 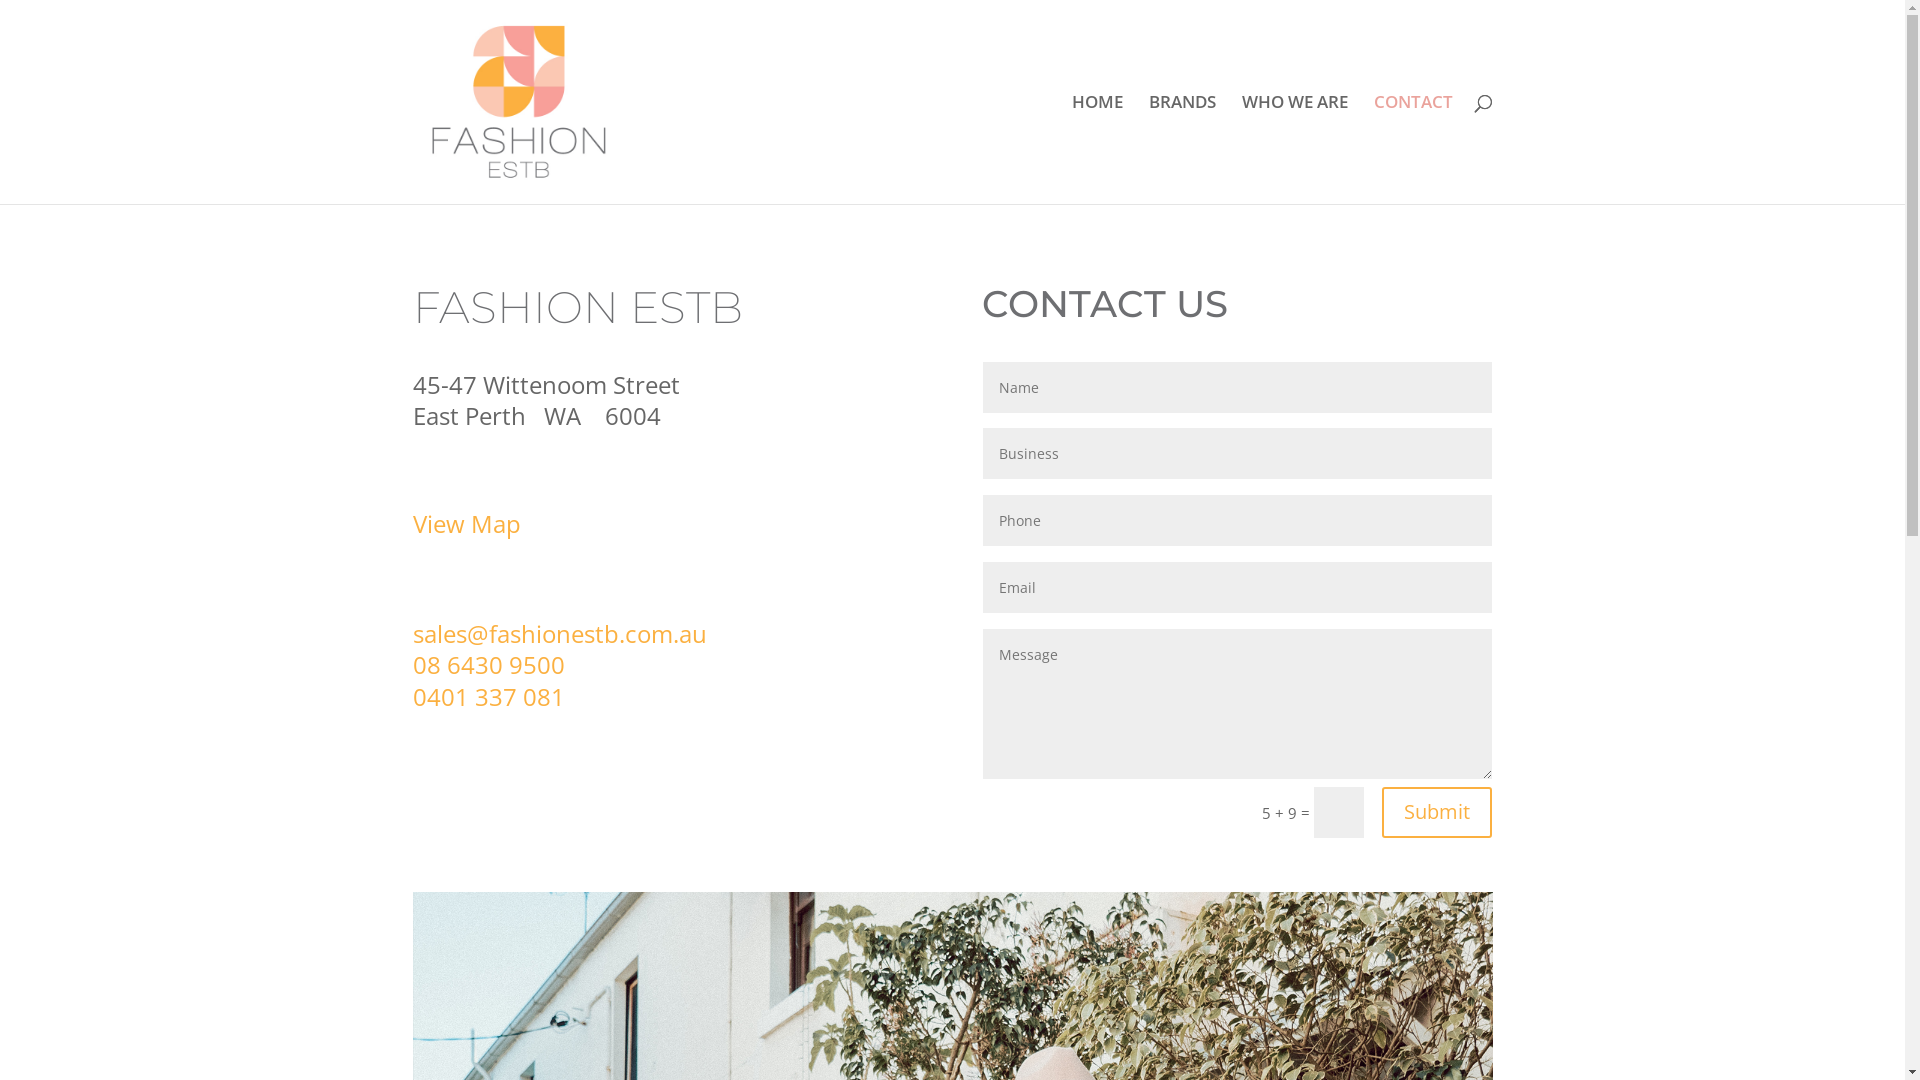 I want to click on 'View Map', so click(x=464, y=522).